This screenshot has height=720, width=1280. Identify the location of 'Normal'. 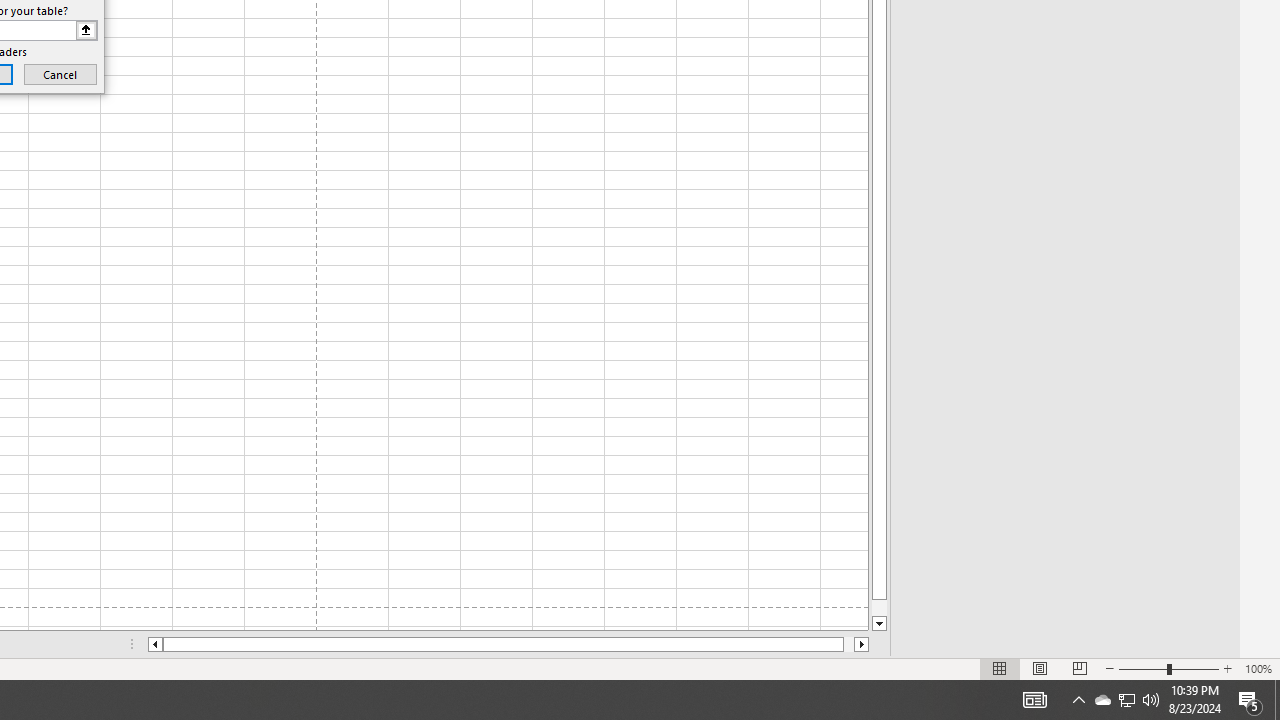
(1000, 669).